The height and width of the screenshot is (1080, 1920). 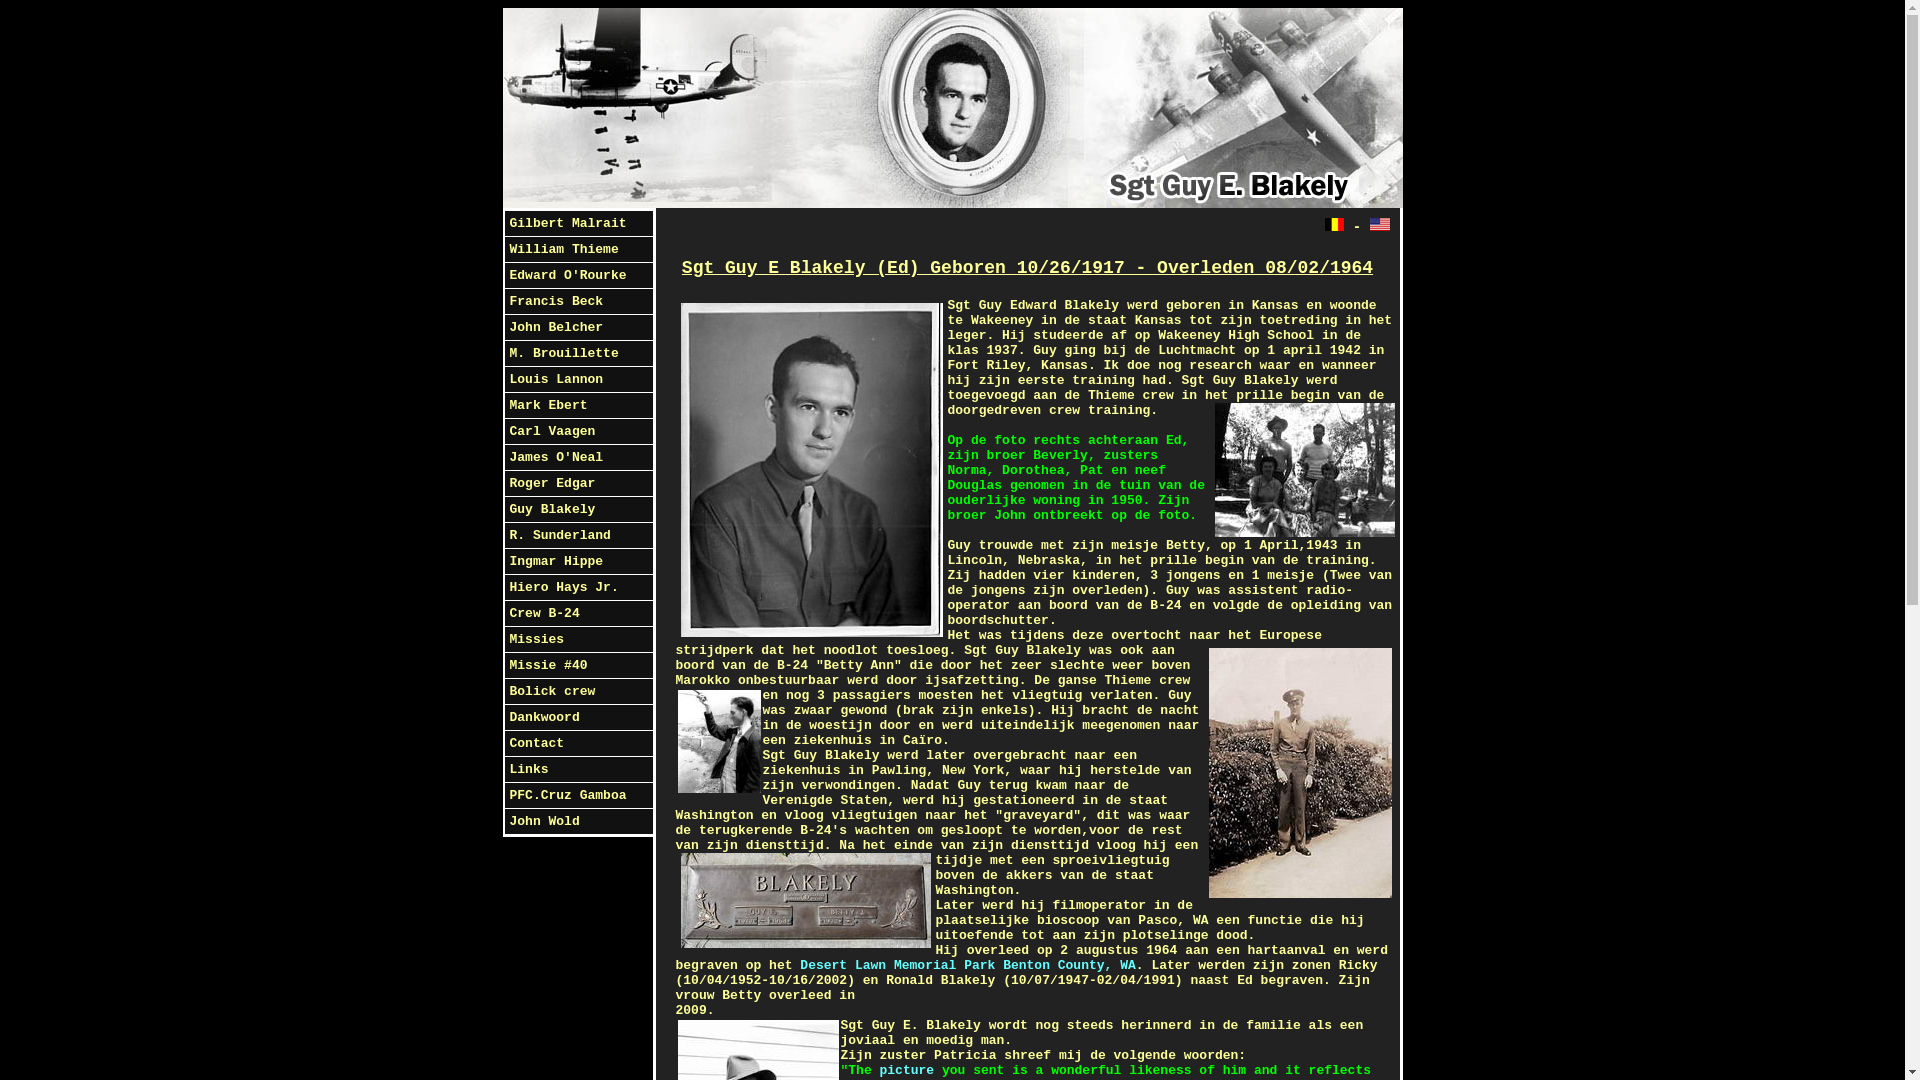 I want to click on 'R. Sunderland', so click(x=504, y=535).